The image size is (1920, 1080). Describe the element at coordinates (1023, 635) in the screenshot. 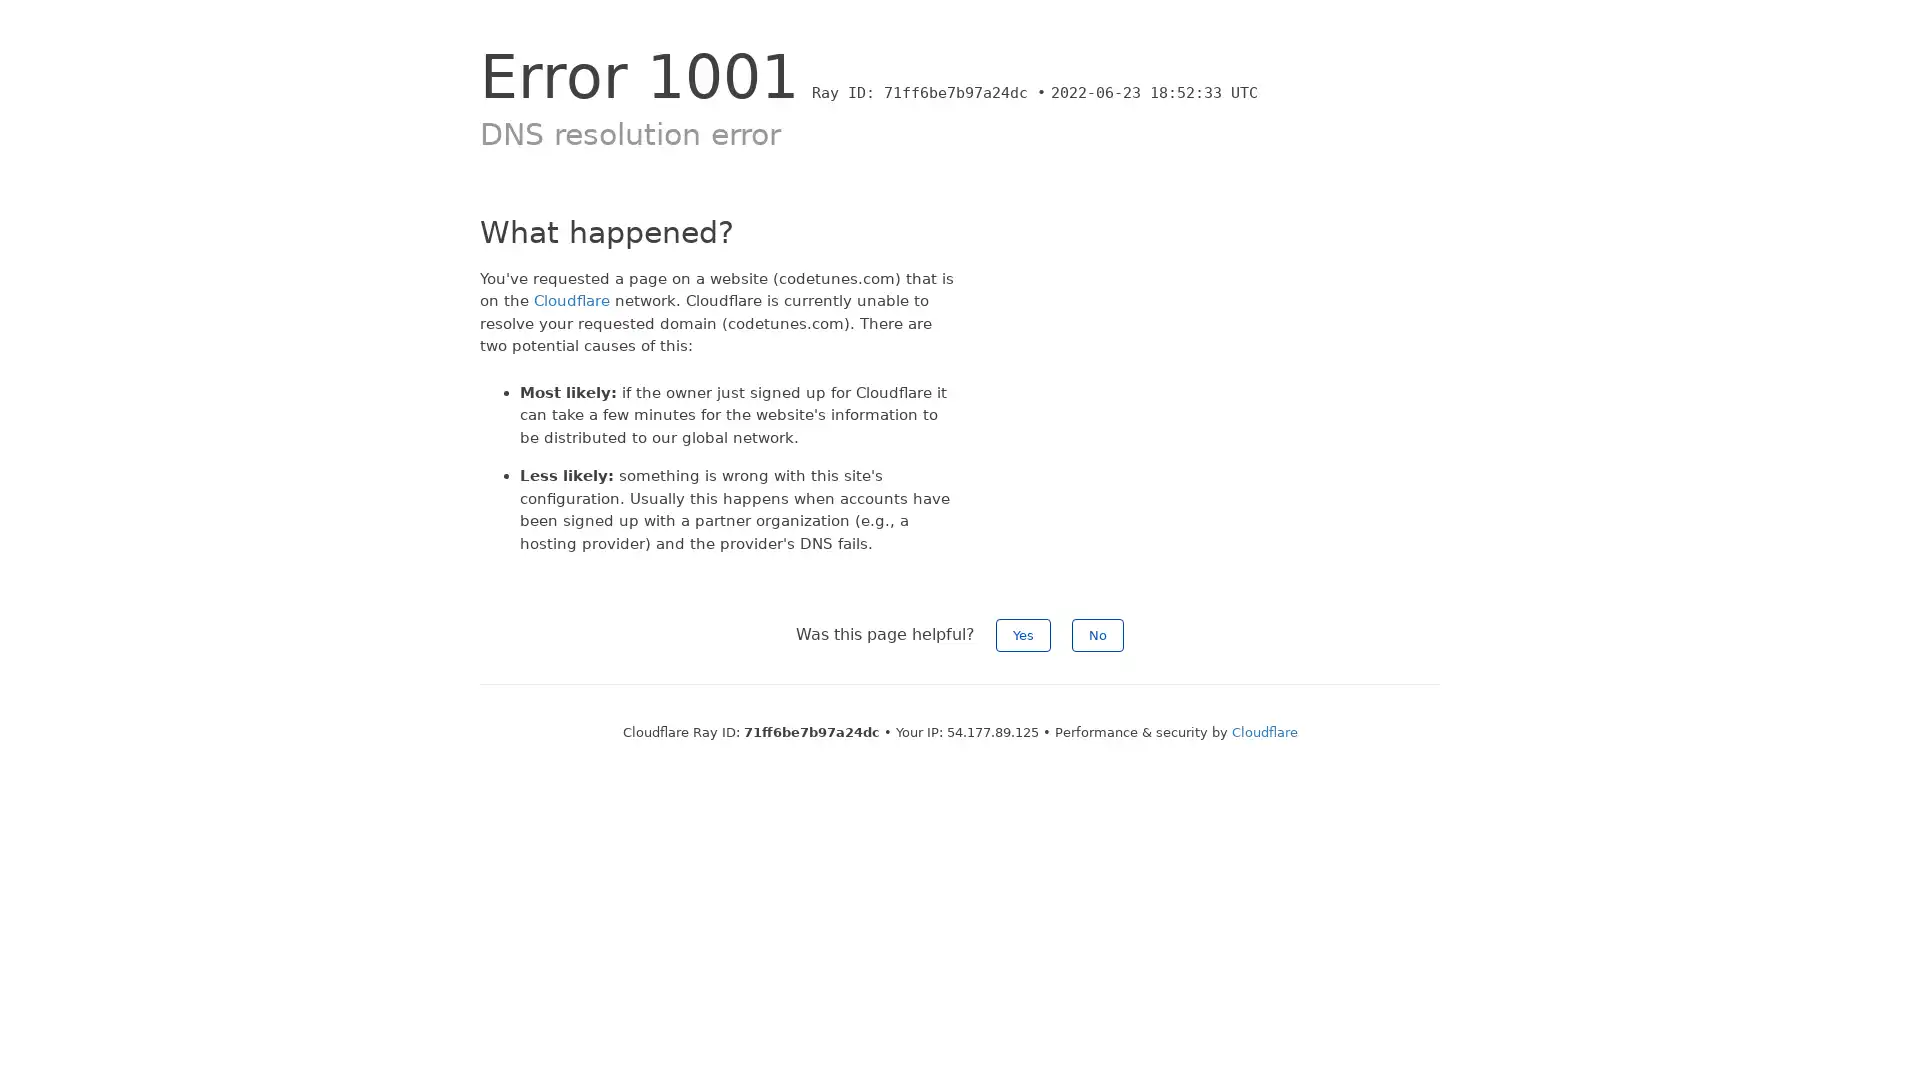

I see `Yes` at that location.